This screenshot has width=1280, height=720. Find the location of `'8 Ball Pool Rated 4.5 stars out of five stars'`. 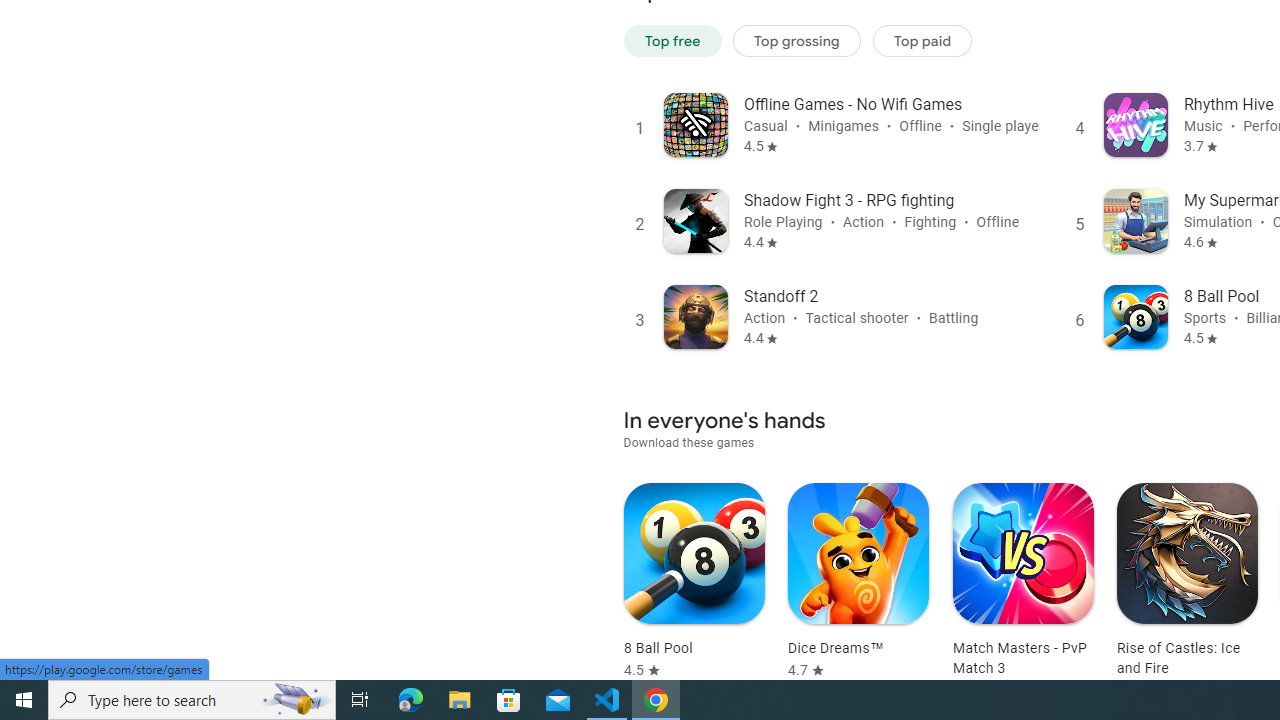

'8 Ball Pool Rated 4.5 stars out of five stars' is located at coordinates (694, 581).